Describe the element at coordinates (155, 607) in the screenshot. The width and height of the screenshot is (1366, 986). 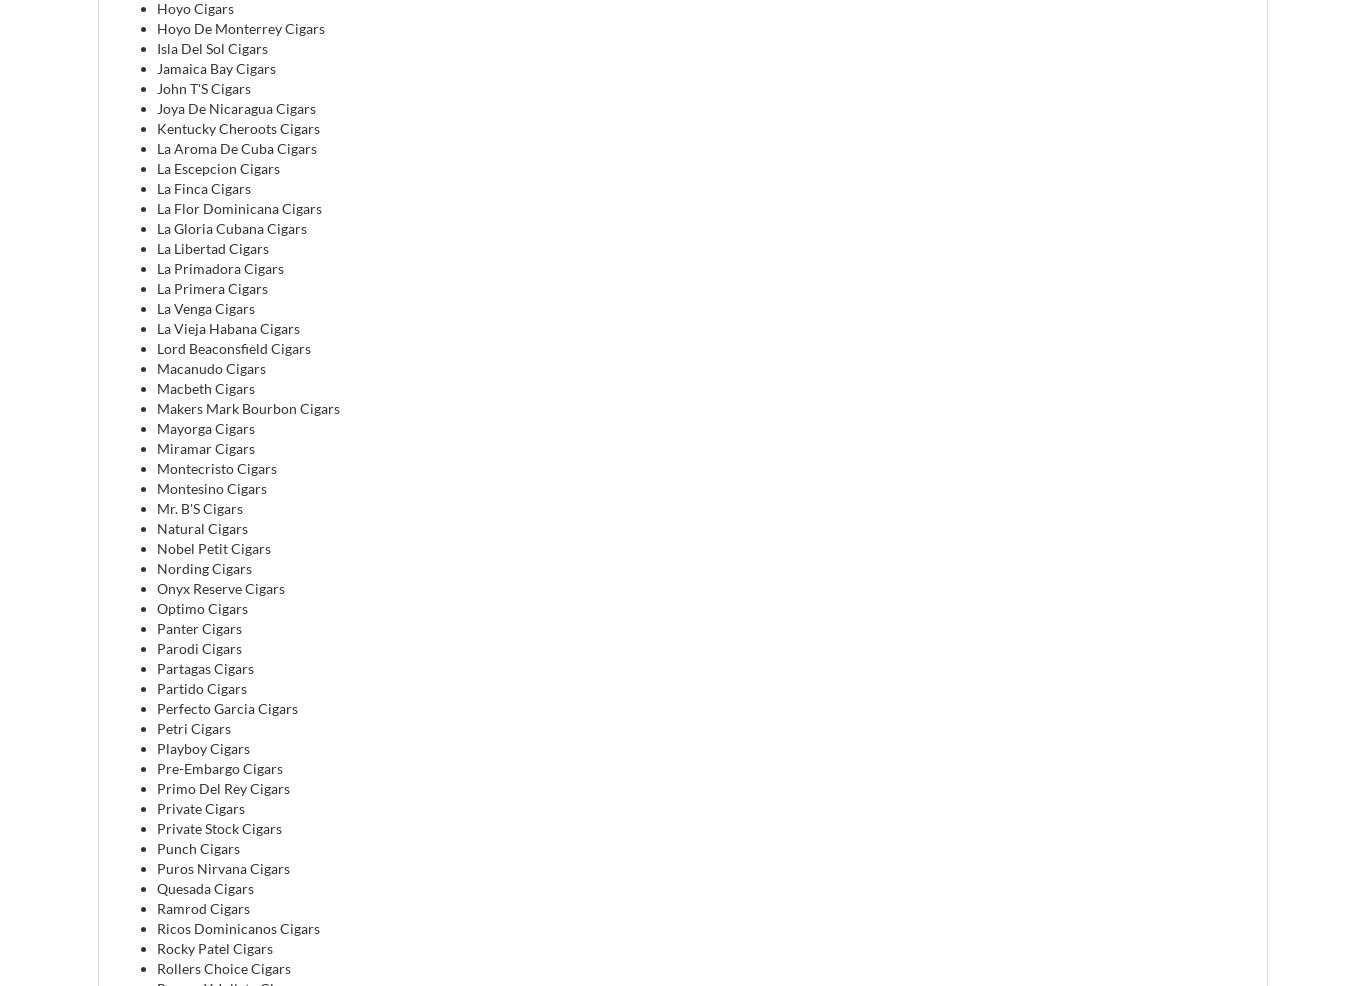
I see `'Optimo Cigars'` at that location.